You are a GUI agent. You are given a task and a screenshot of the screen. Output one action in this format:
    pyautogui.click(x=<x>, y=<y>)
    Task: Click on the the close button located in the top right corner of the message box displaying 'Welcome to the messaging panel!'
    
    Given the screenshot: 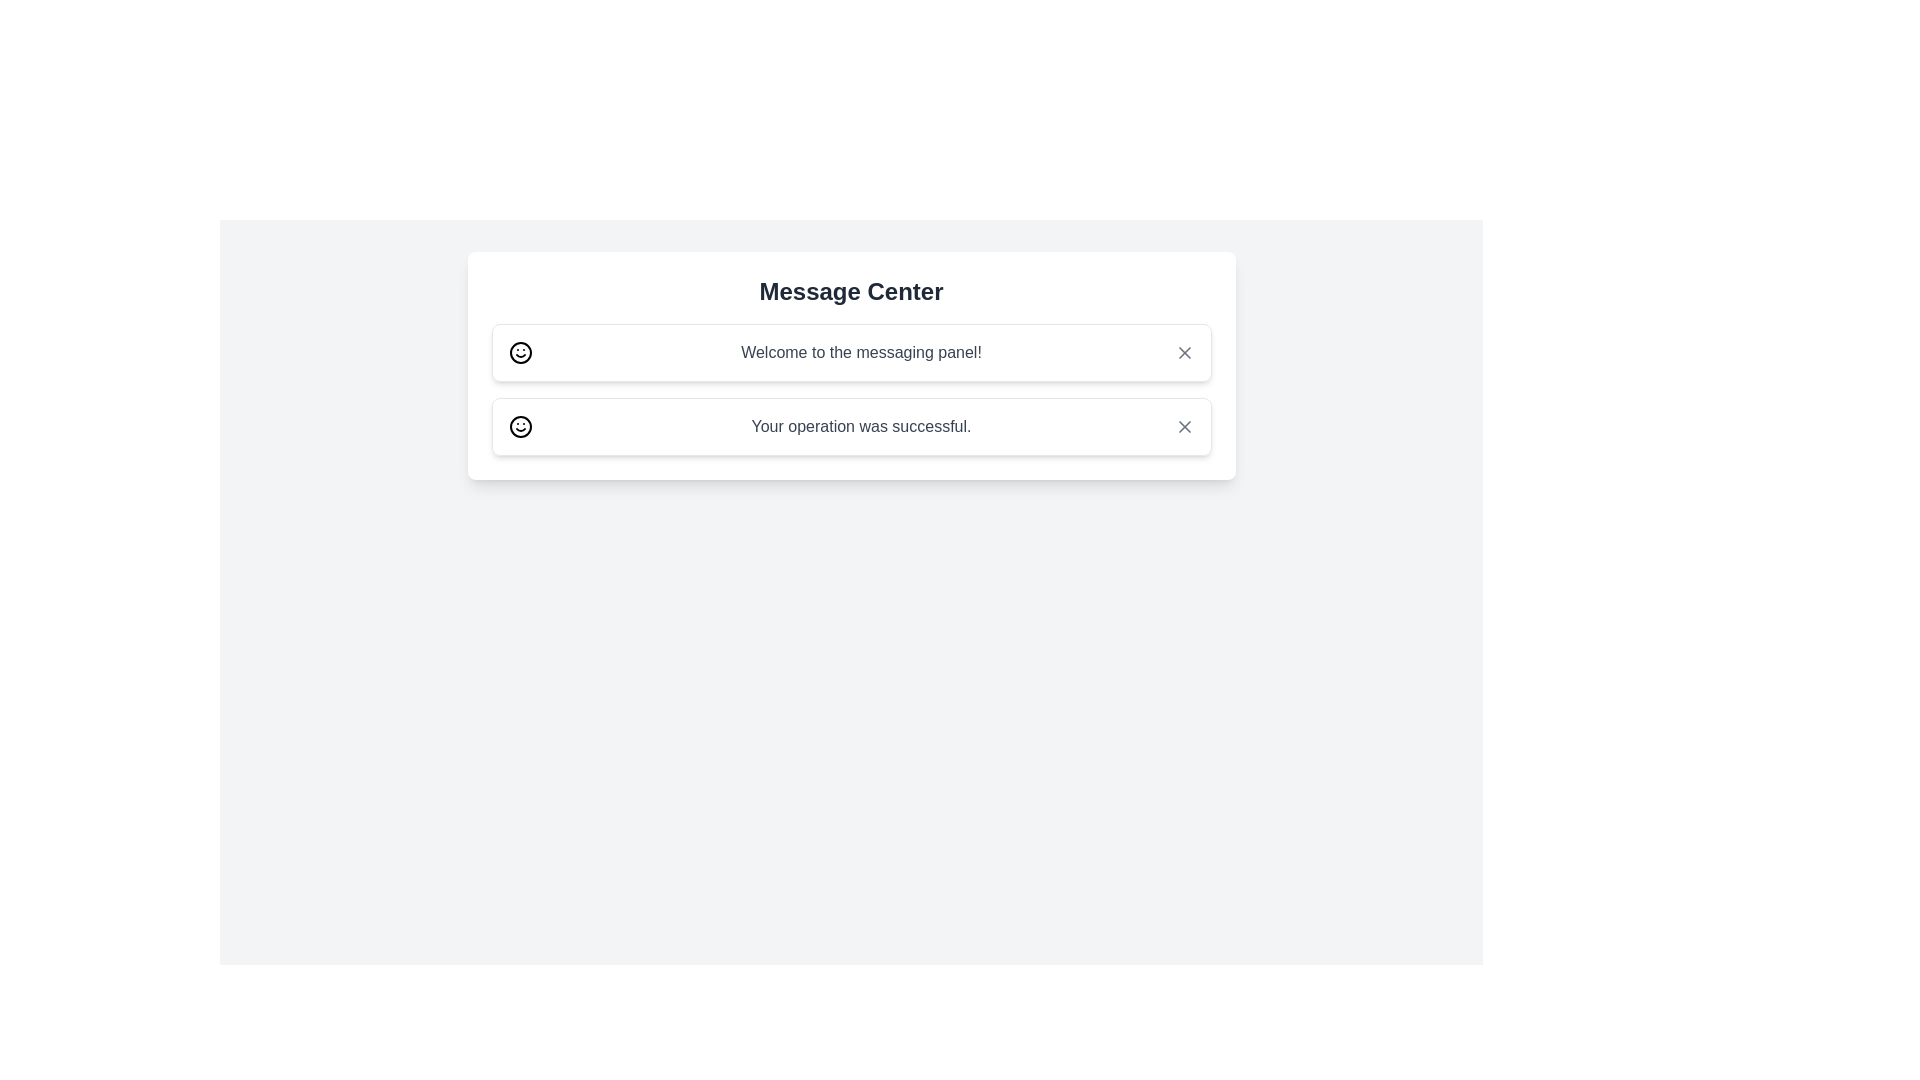 What is the action you would take?
    pyautogui.click(x=1184, y=352)
    